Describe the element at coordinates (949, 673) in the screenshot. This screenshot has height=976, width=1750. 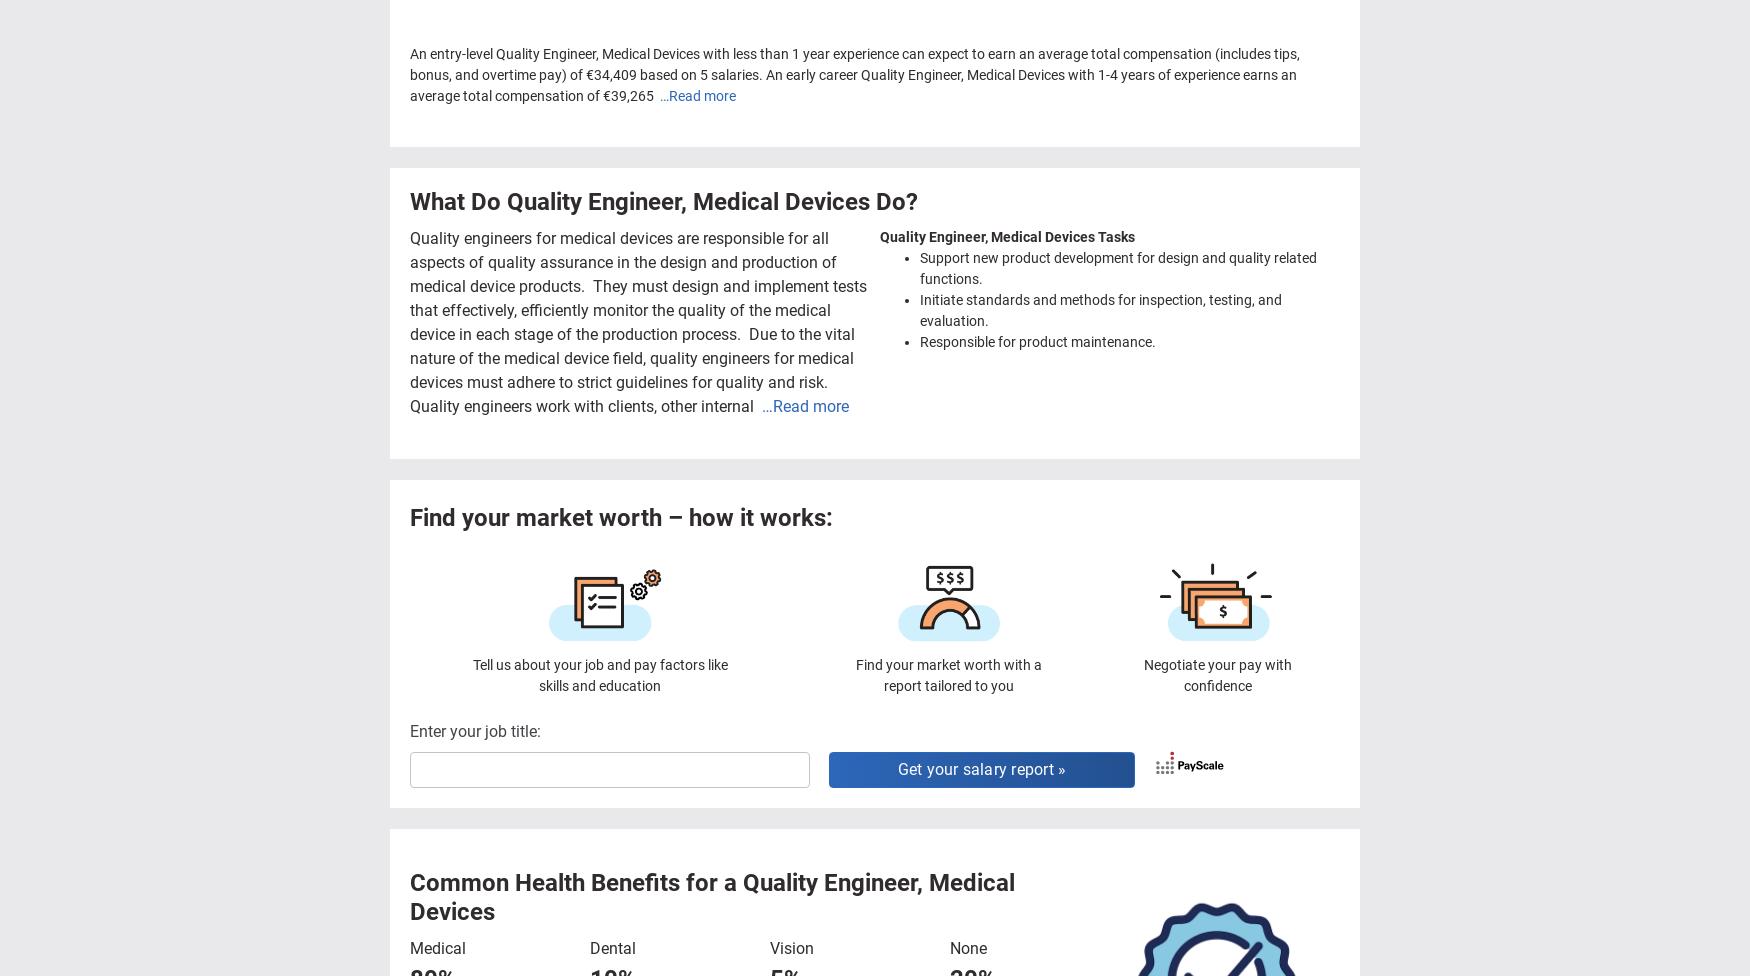
I see `'Find your market worth with a report tailored to you'` at that location.